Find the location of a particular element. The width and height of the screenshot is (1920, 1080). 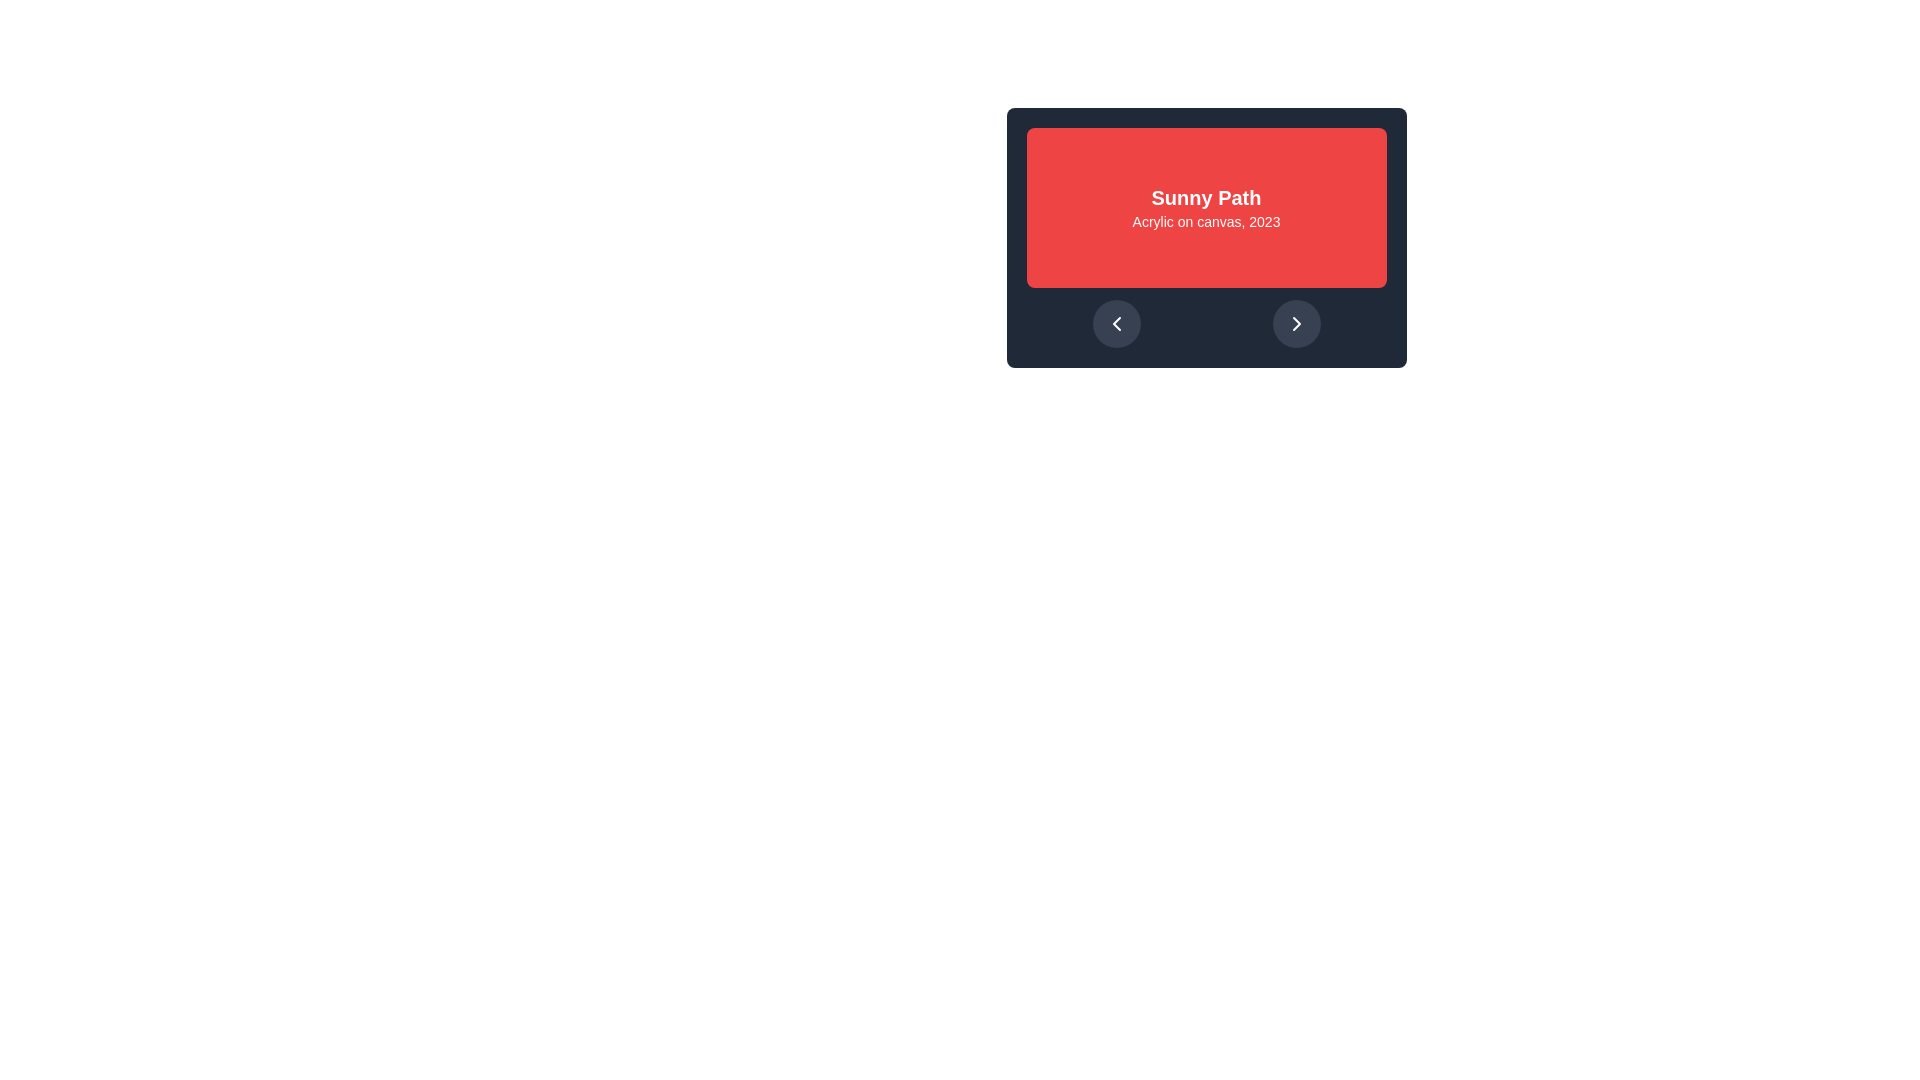

the left-facing chevron-shaped icon with a thin white stroke, located within a circular button on the left side of the panel is located at coordinates (1115, 323).